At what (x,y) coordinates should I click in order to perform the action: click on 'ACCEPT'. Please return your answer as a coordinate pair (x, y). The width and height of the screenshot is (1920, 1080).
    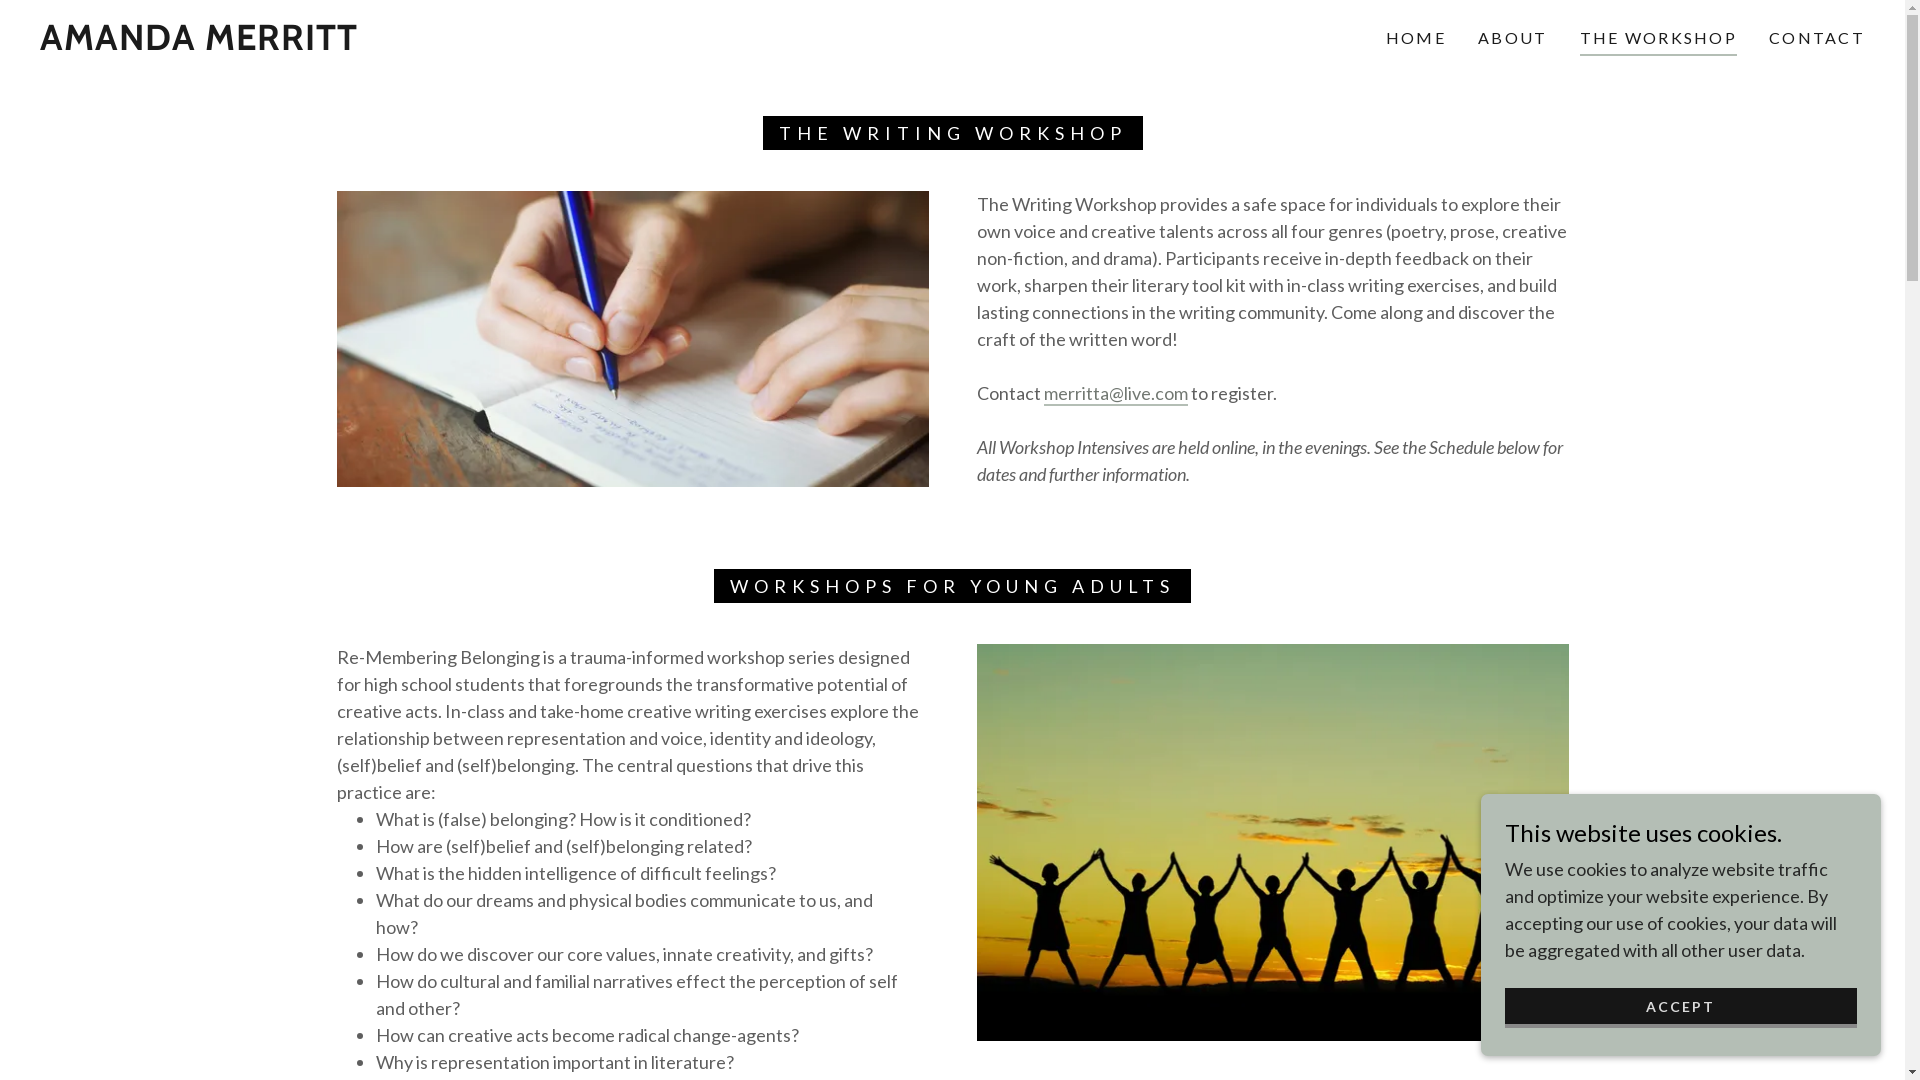
    Looking at the image, I should click on (1680, 1007).